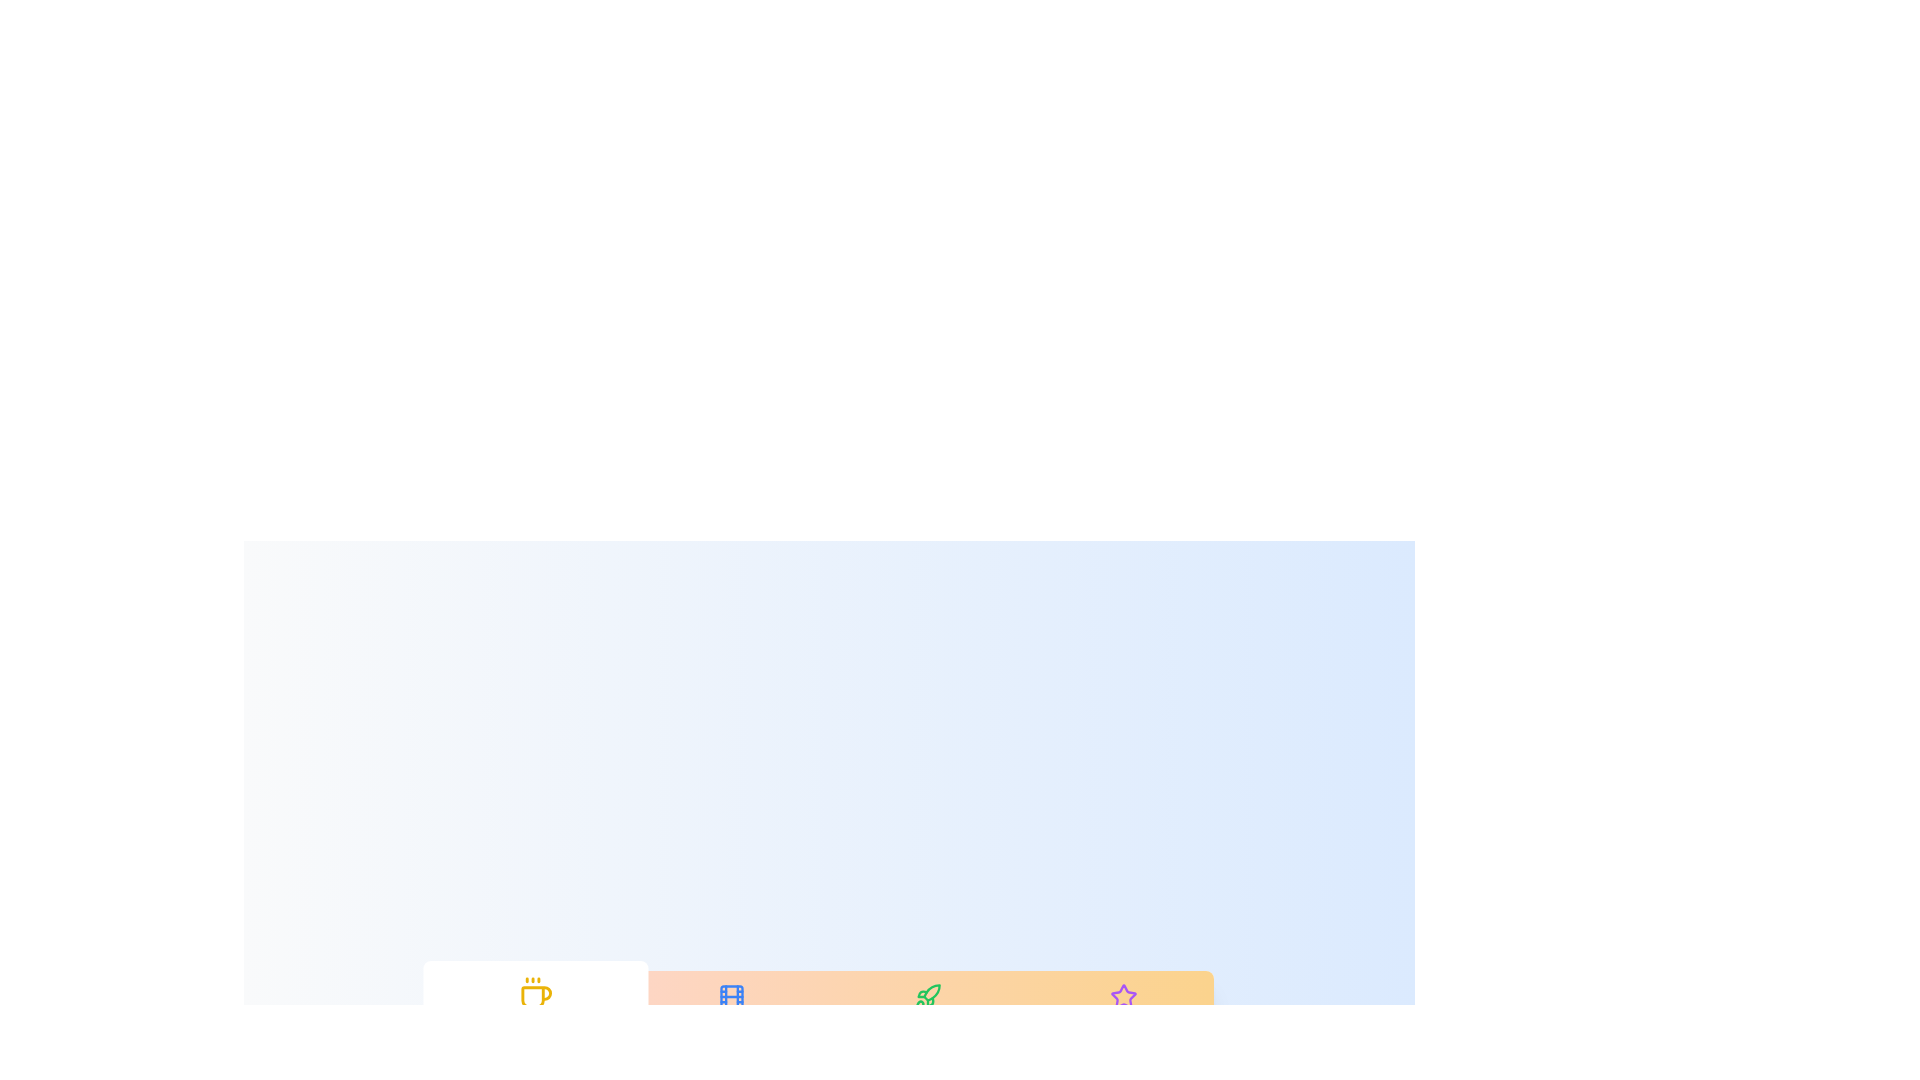  I want to click on the tab labeled Movies to select it, so click(730, 1010).